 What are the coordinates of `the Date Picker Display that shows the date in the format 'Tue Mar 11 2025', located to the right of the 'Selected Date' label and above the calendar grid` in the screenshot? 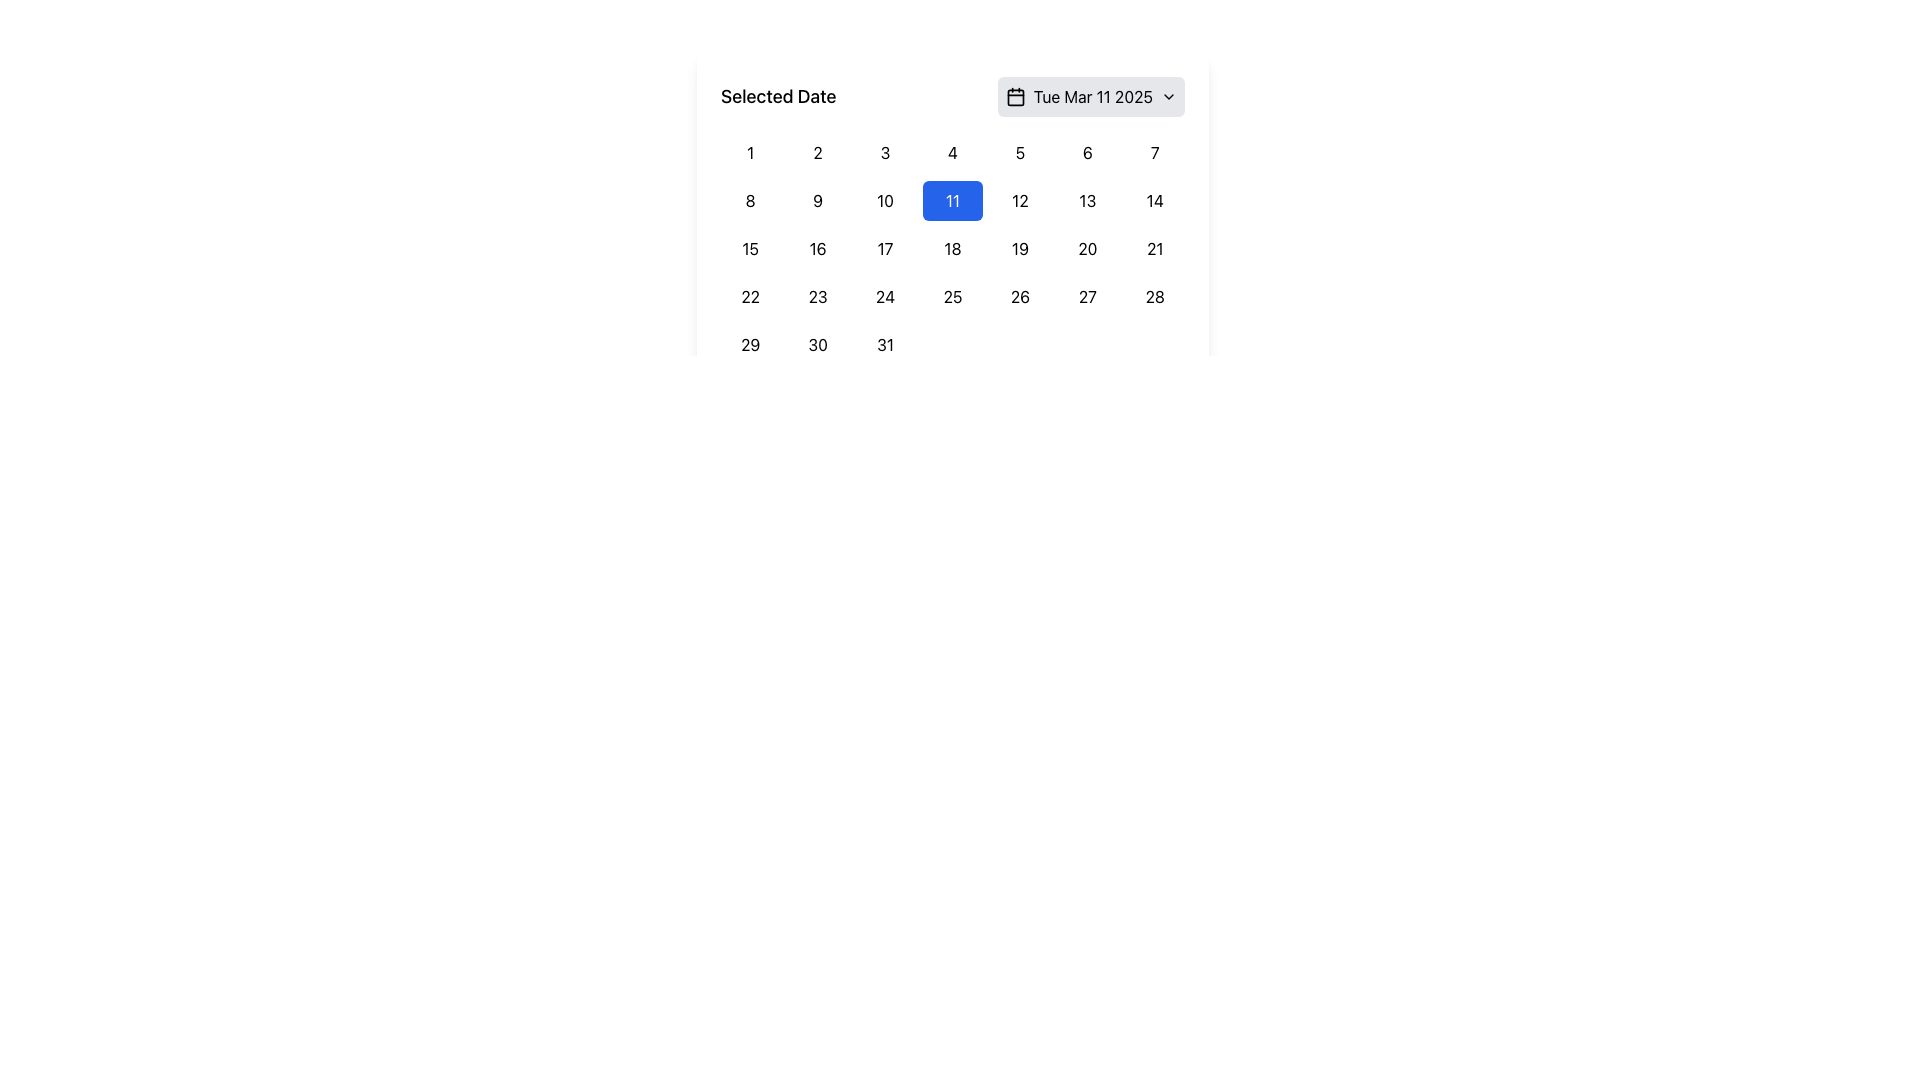 It's located at (1090, 96).